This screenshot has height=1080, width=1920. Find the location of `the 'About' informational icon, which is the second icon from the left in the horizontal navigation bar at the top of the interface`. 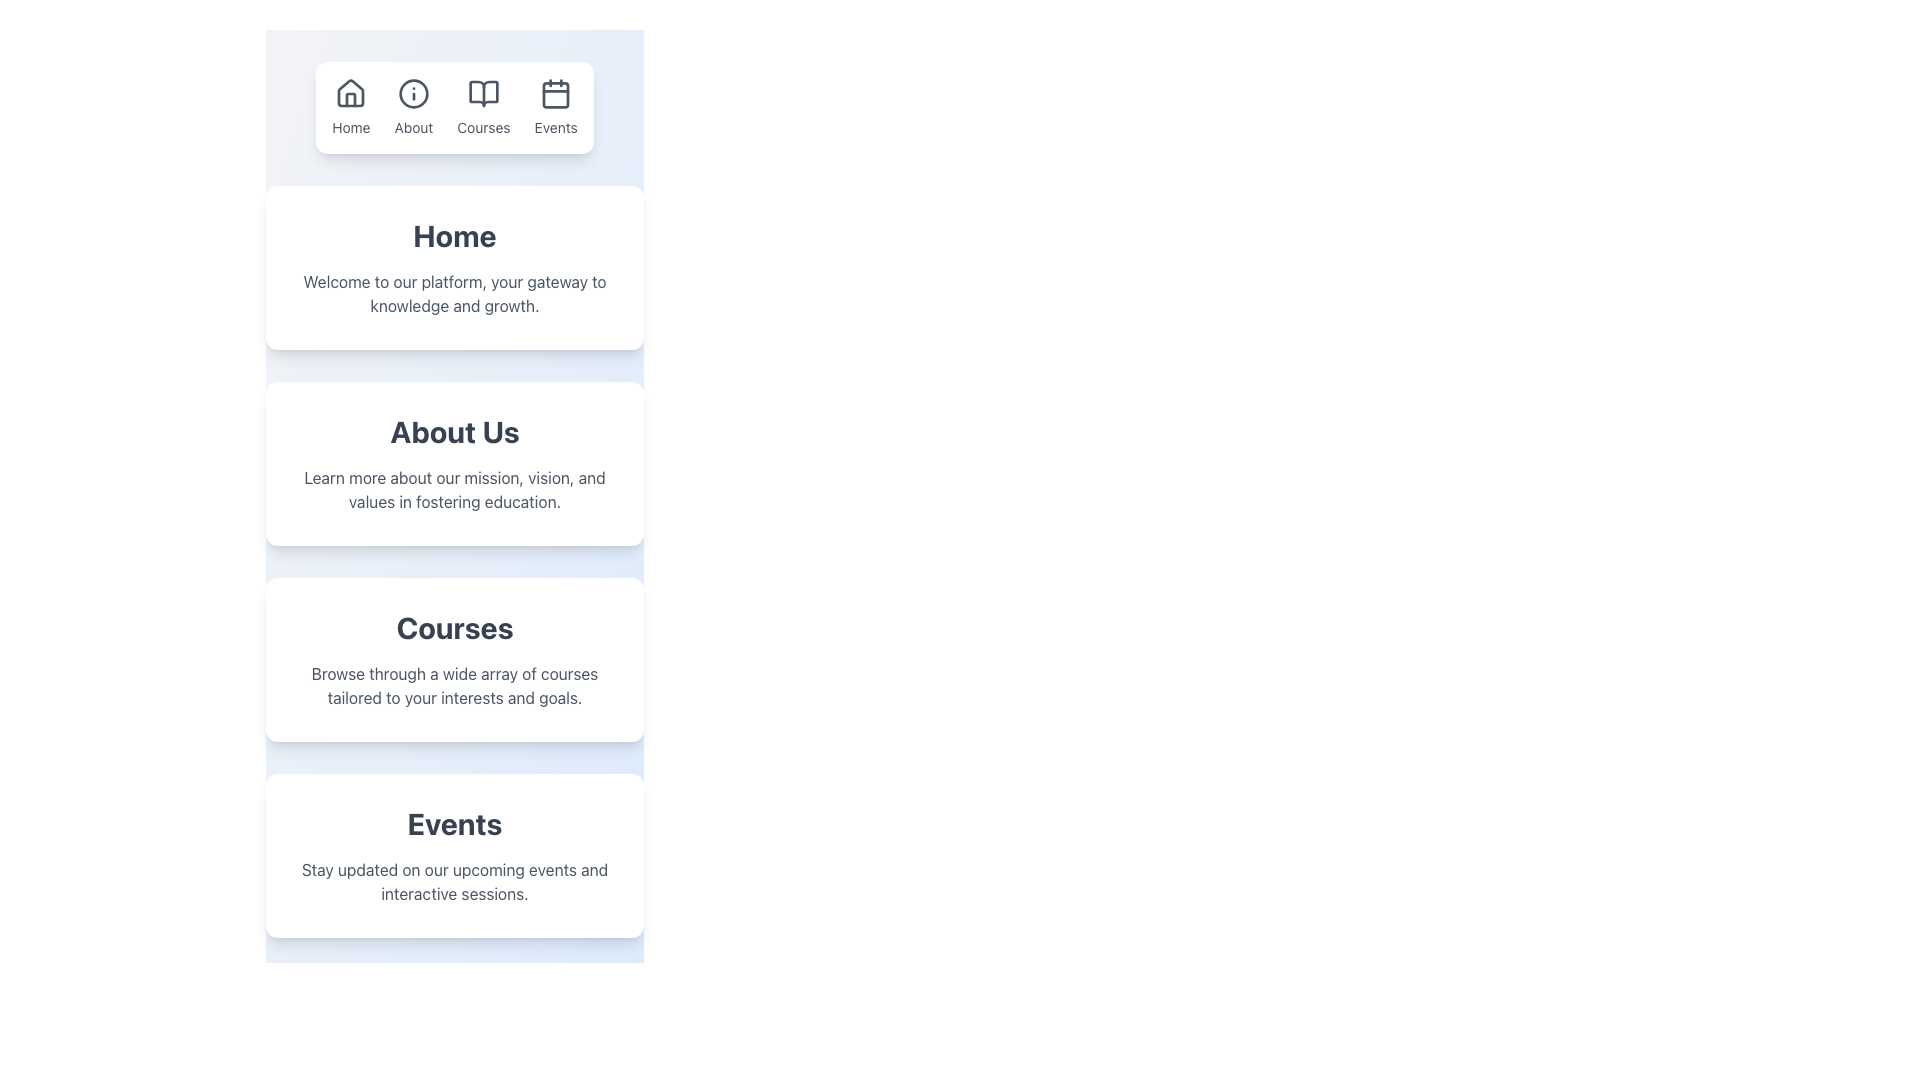

the 'About' informational icon, which is the second icon from the left in the horizontal navigation bar at the top of the interface is located at coordinates (412, 93).